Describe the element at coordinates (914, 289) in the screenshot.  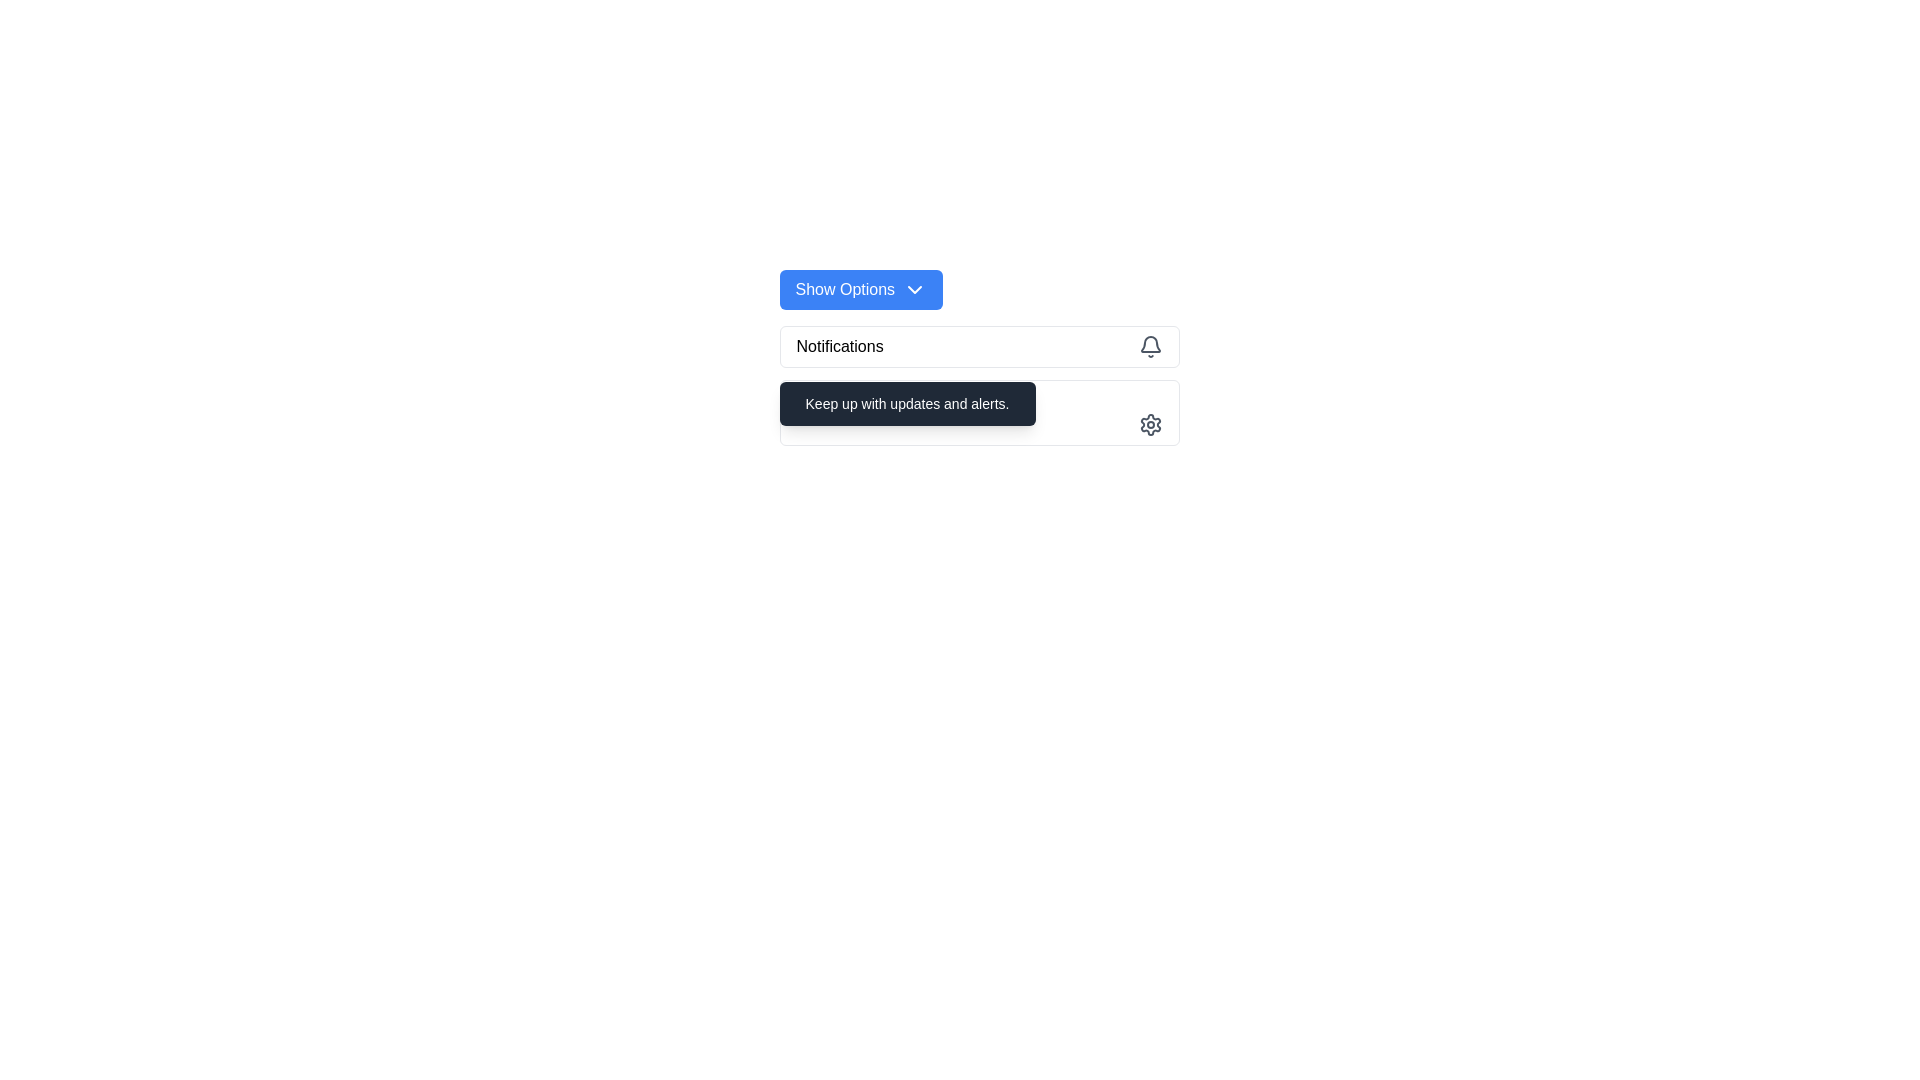
I see `the chevron icon located to the right of the 'Show Options' text on the blue button with rounded corners` at that location.